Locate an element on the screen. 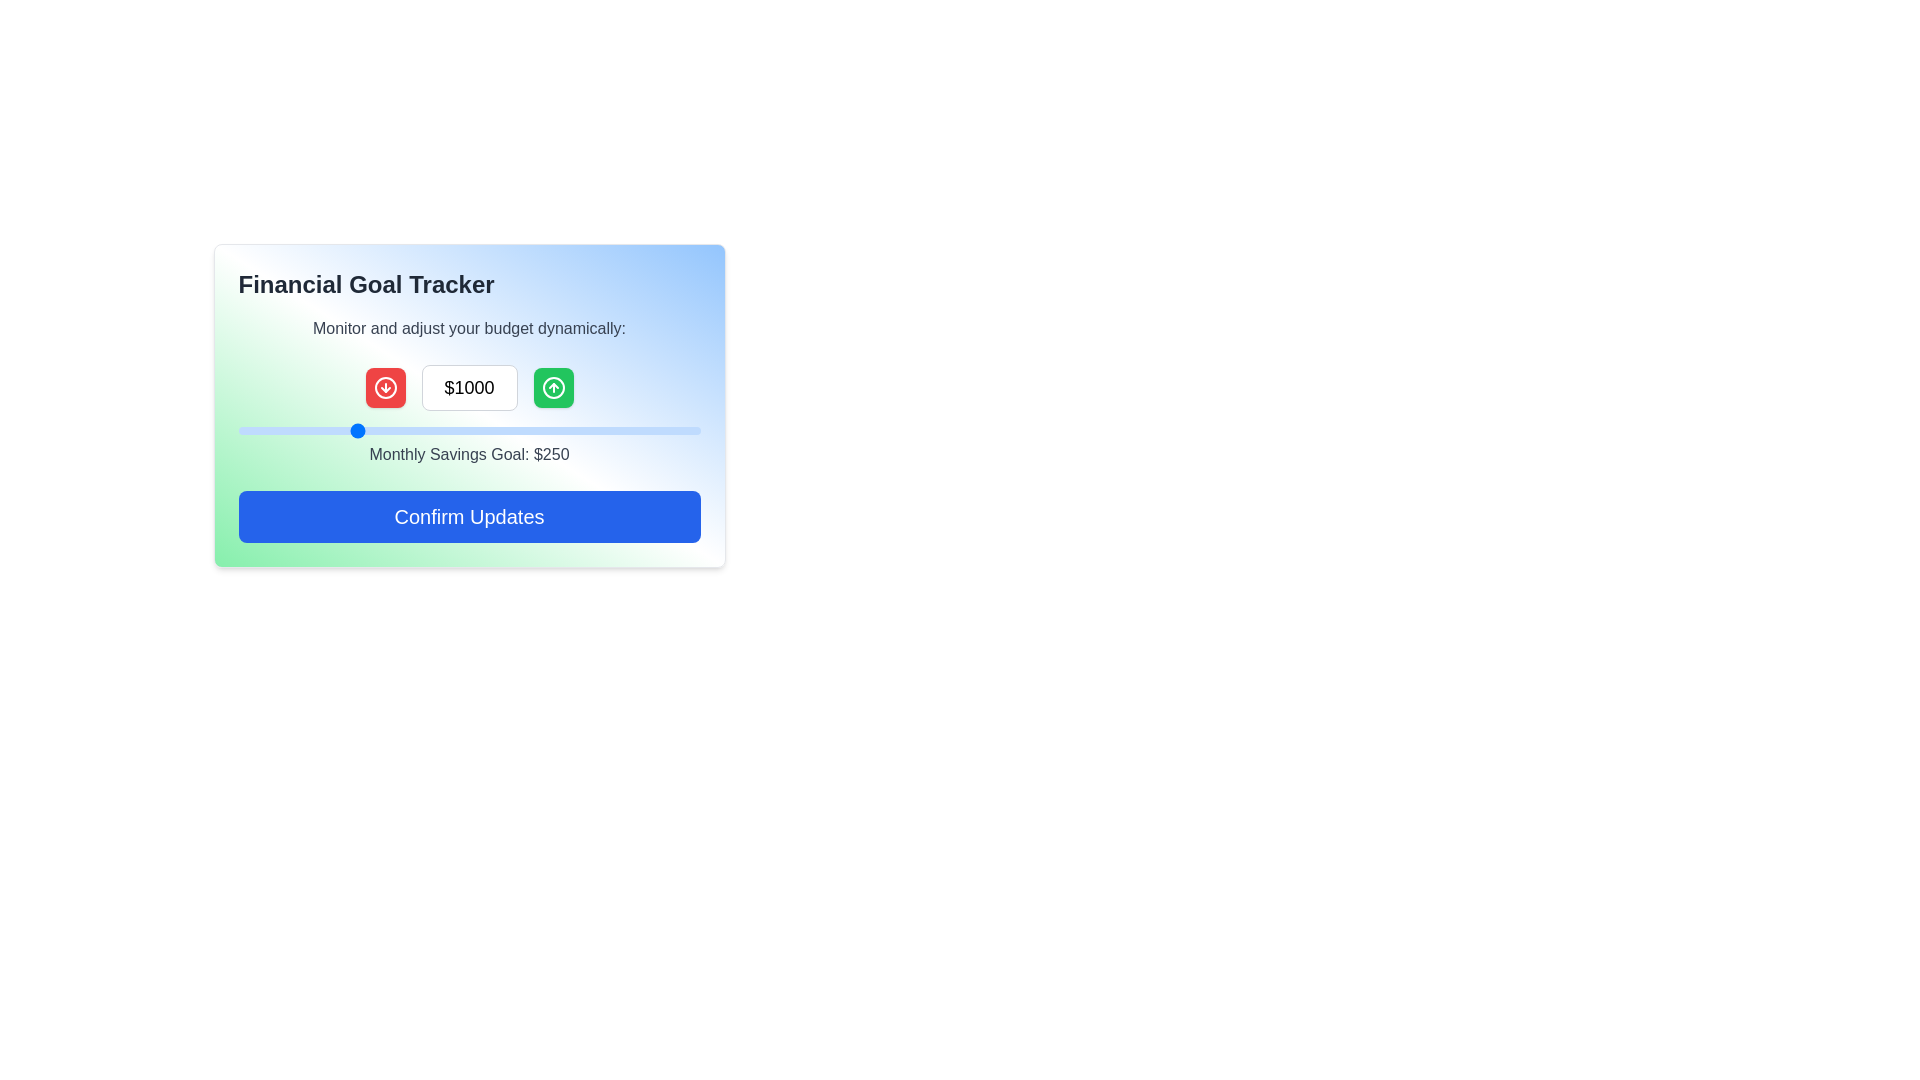 This screenshot has width=1920, height=1080. the Circular SVG element, which is part of the 'circle-arrow-up' icon located in the center of the green circular control on the right side of the interface is located at coordinates (553, 388).